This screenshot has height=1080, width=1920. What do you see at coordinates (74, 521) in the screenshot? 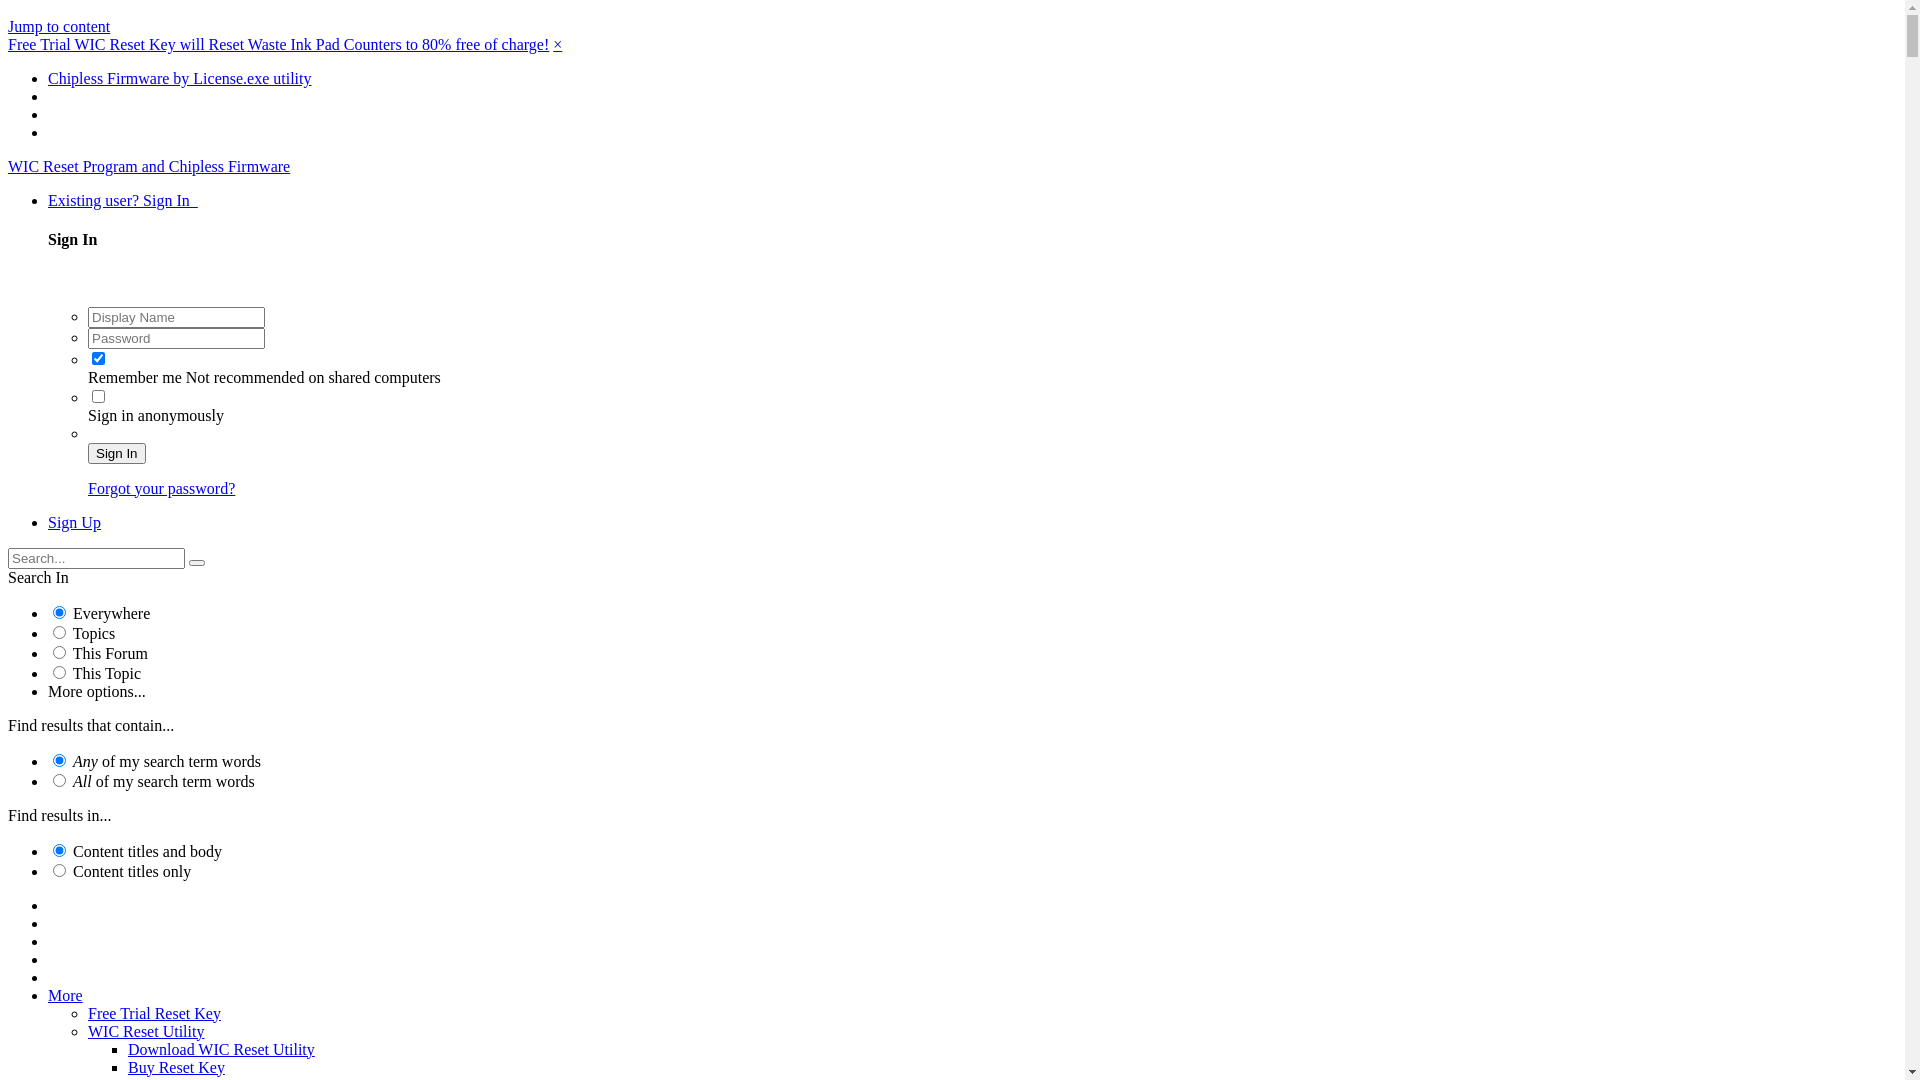
I see `'Sign Up'` at bounding box center [74, 521].